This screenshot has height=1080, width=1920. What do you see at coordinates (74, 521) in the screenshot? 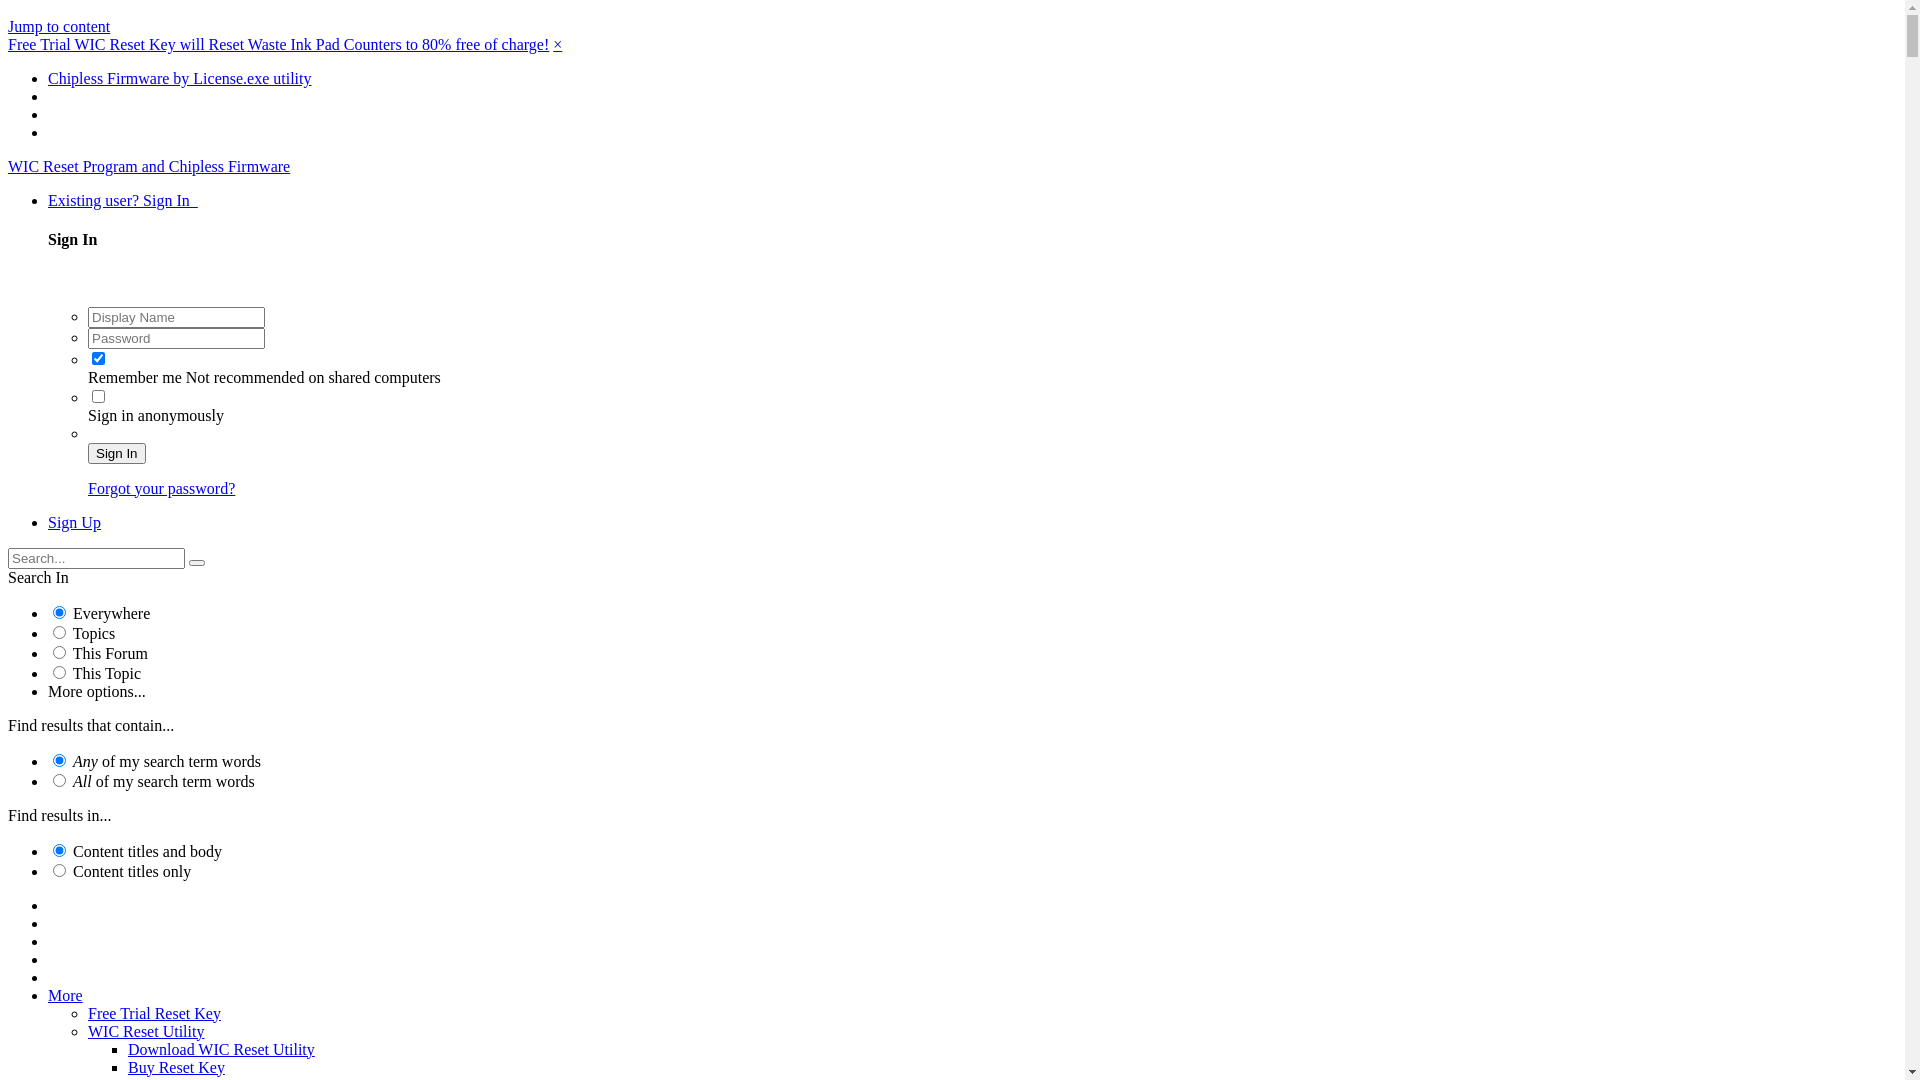
I see `'Sign Up'` at bounding box center [74, 521].